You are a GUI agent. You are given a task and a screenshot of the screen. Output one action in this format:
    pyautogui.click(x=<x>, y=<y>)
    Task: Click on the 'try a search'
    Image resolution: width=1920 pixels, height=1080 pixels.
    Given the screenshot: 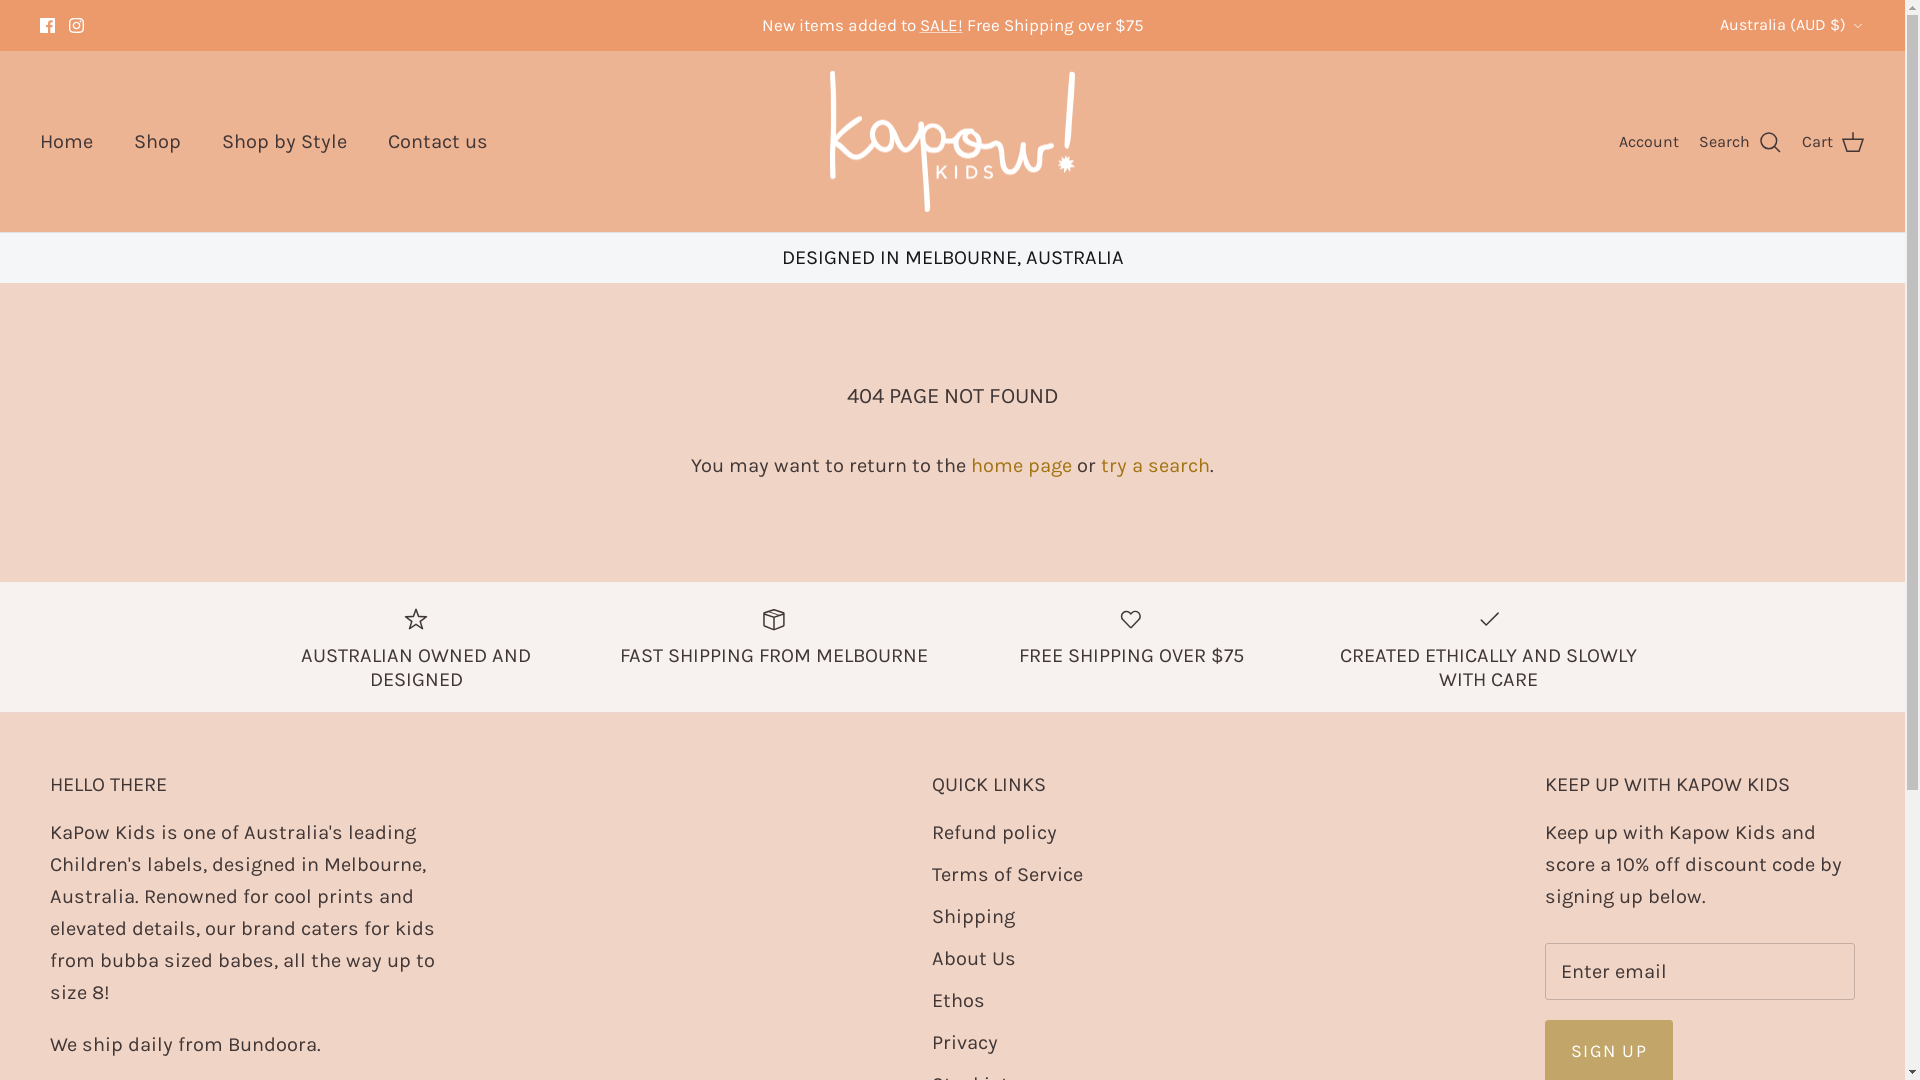 What is the action you would take?
    pyautogui.click(x=1155, y=465)
    